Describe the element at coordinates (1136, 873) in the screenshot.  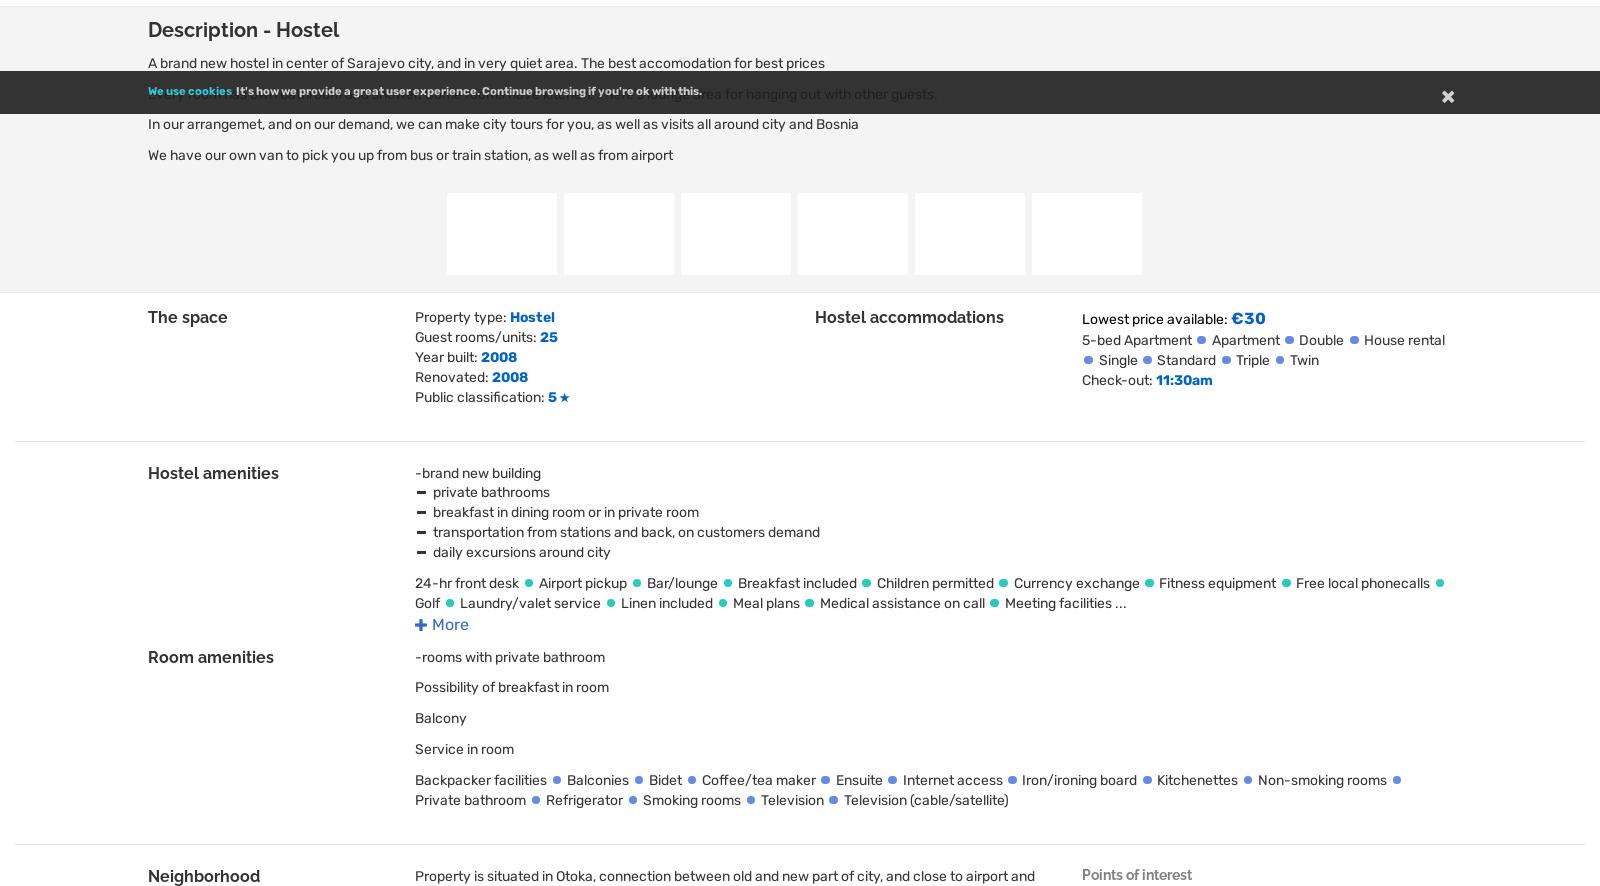
I see `'Points of interest'` at that location.